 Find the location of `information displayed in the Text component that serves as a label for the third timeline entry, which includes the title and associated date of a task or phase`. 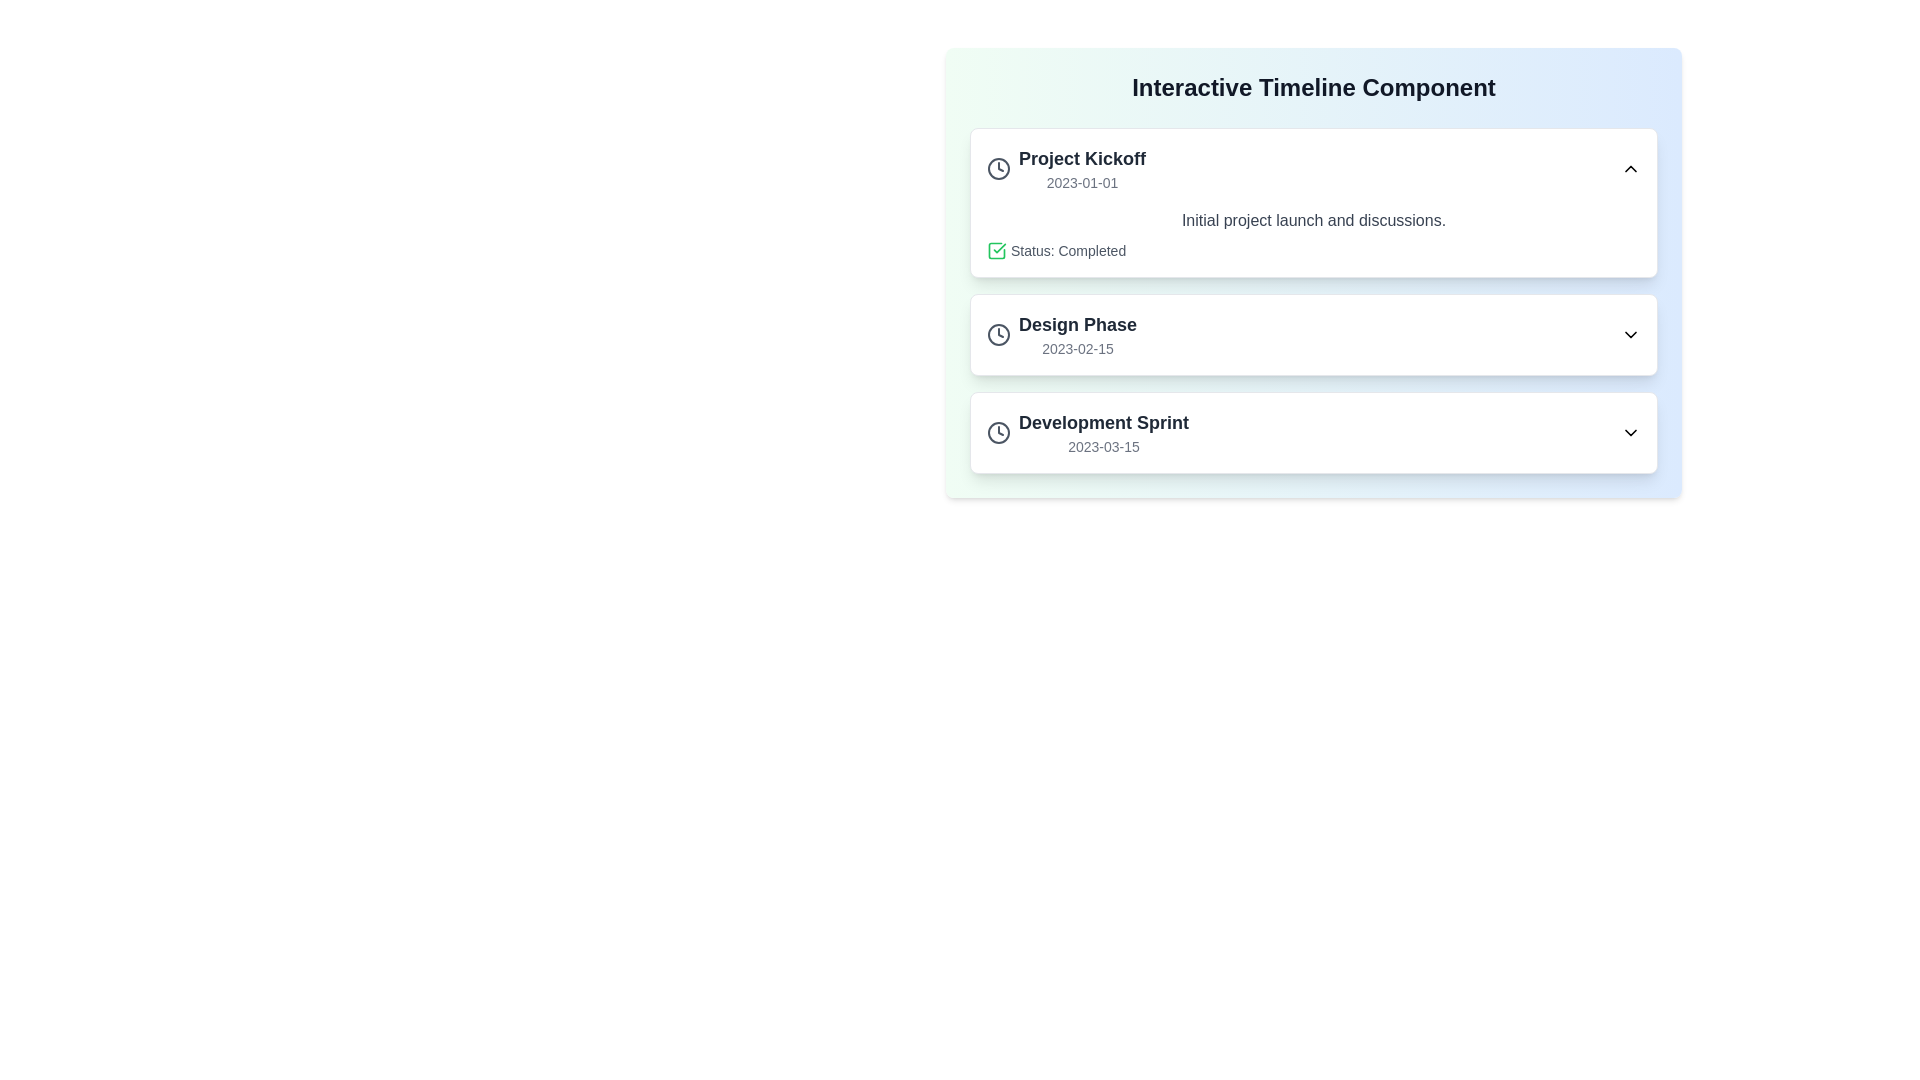

information displayed in the Text component that serves as a label for the third timeline entry, which includes the title and associated date of a task or phase is located at coordinates (1103, 431).